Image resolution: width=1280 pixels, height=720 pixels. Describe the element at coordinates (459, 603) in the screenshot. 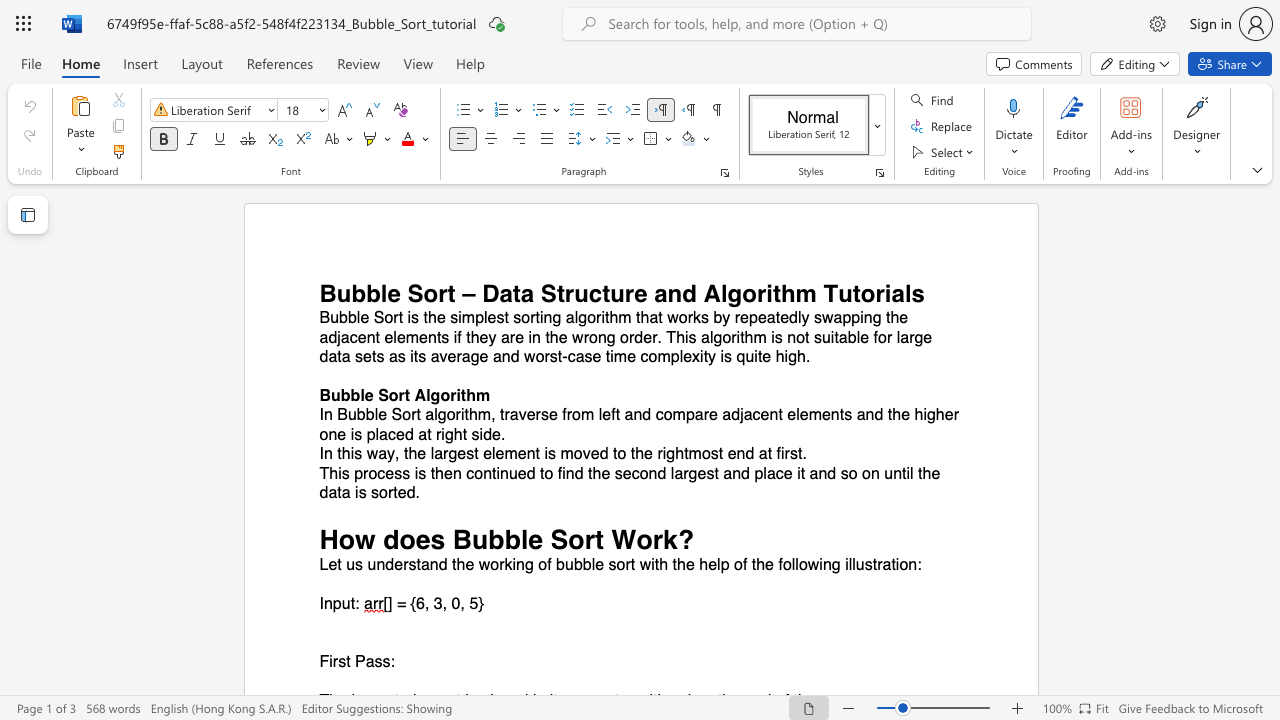

I see `the subset text ", 5" within the text "[] = {6, 3, 0, 5}"` at that location.